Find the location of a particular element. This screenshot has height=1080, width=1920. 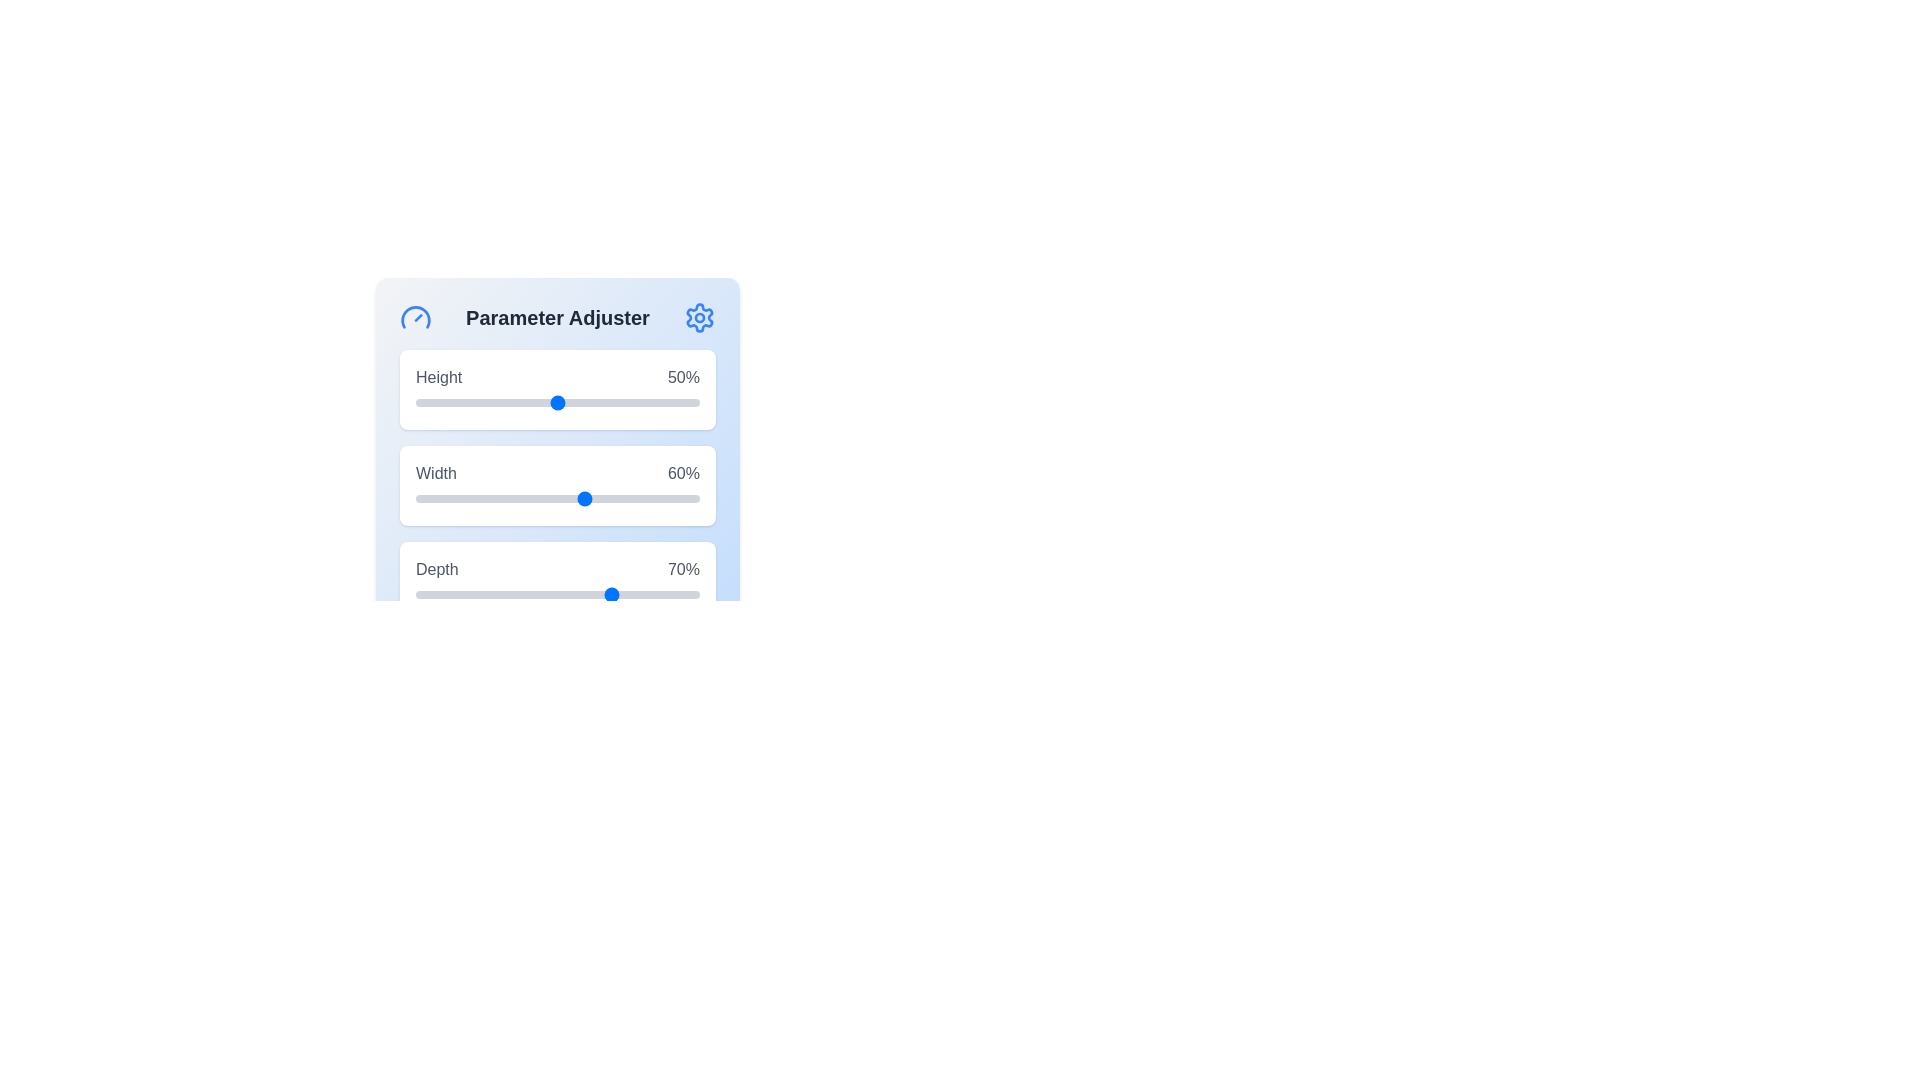

the 0 slider to 13% is located at coordinates (451, 402).